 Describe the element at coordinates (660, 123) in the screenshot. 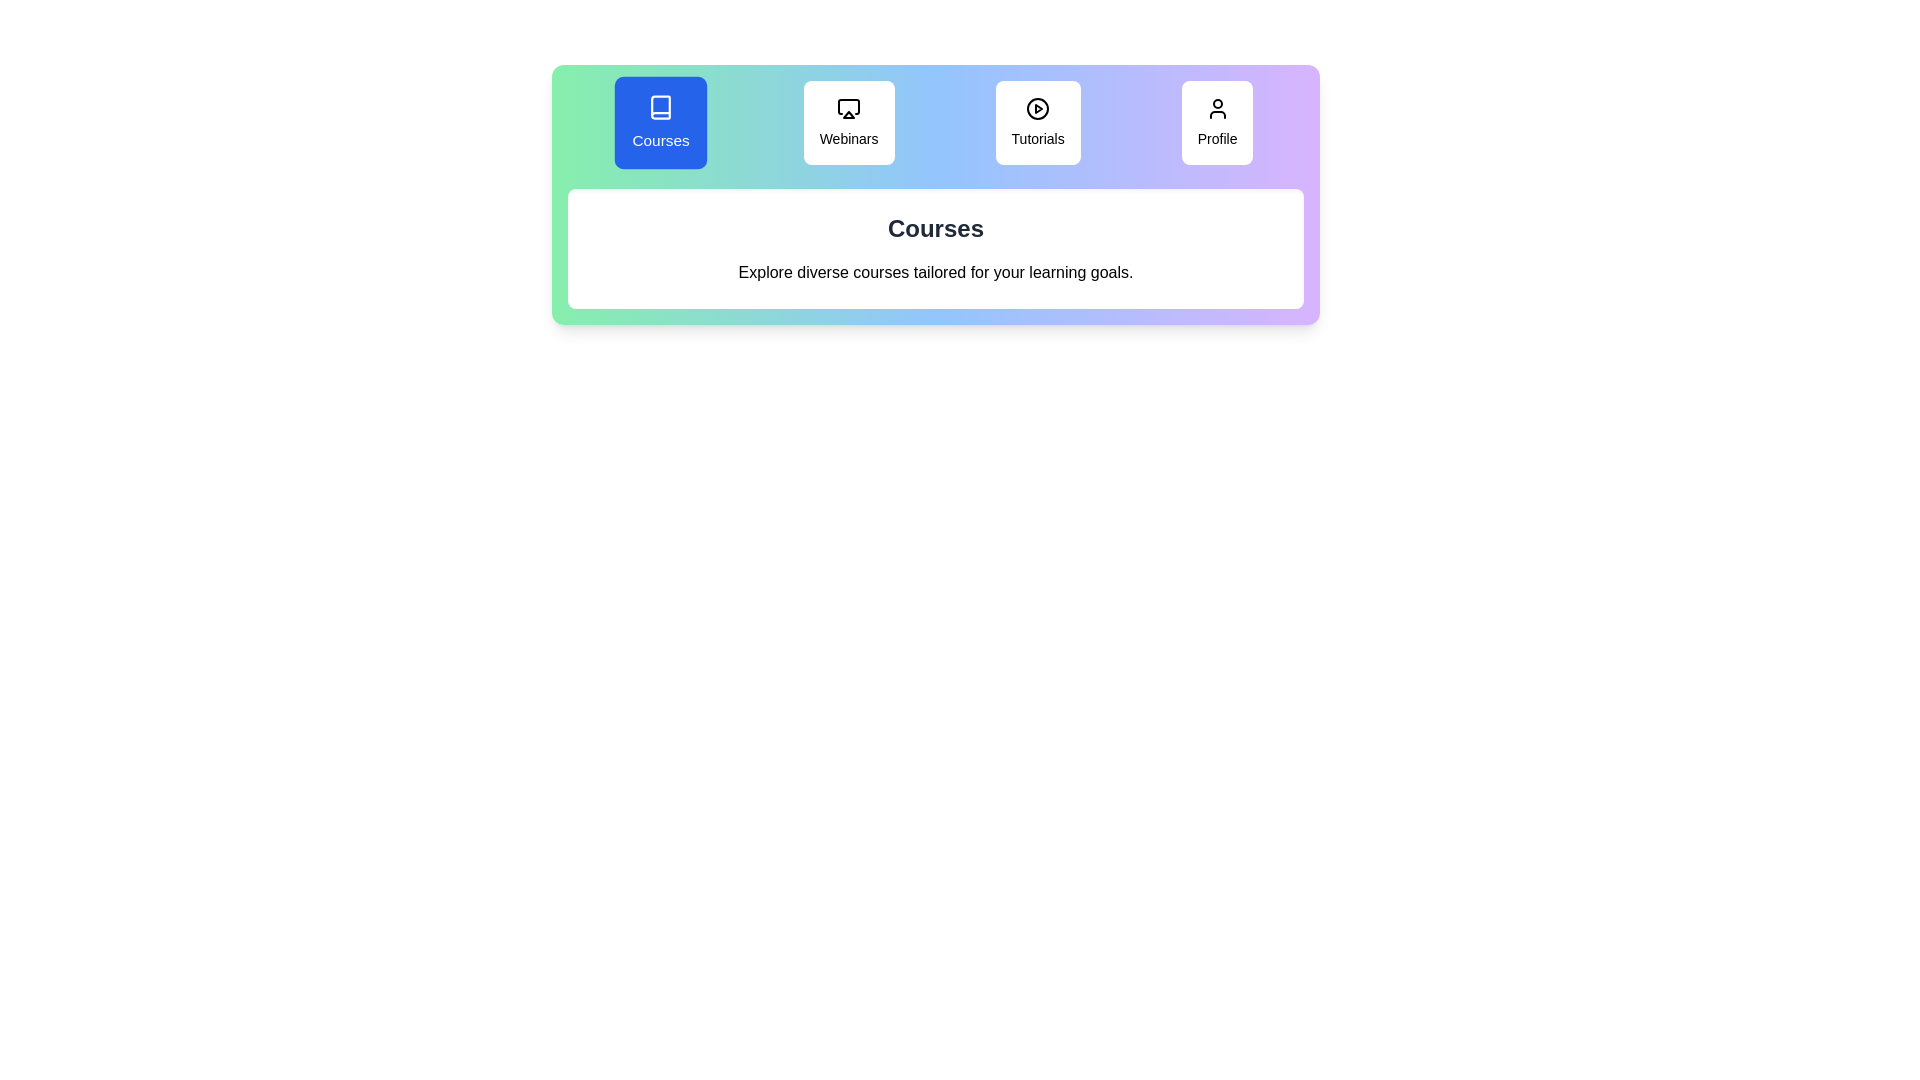

I see `the tab labeled Courses` at that location.